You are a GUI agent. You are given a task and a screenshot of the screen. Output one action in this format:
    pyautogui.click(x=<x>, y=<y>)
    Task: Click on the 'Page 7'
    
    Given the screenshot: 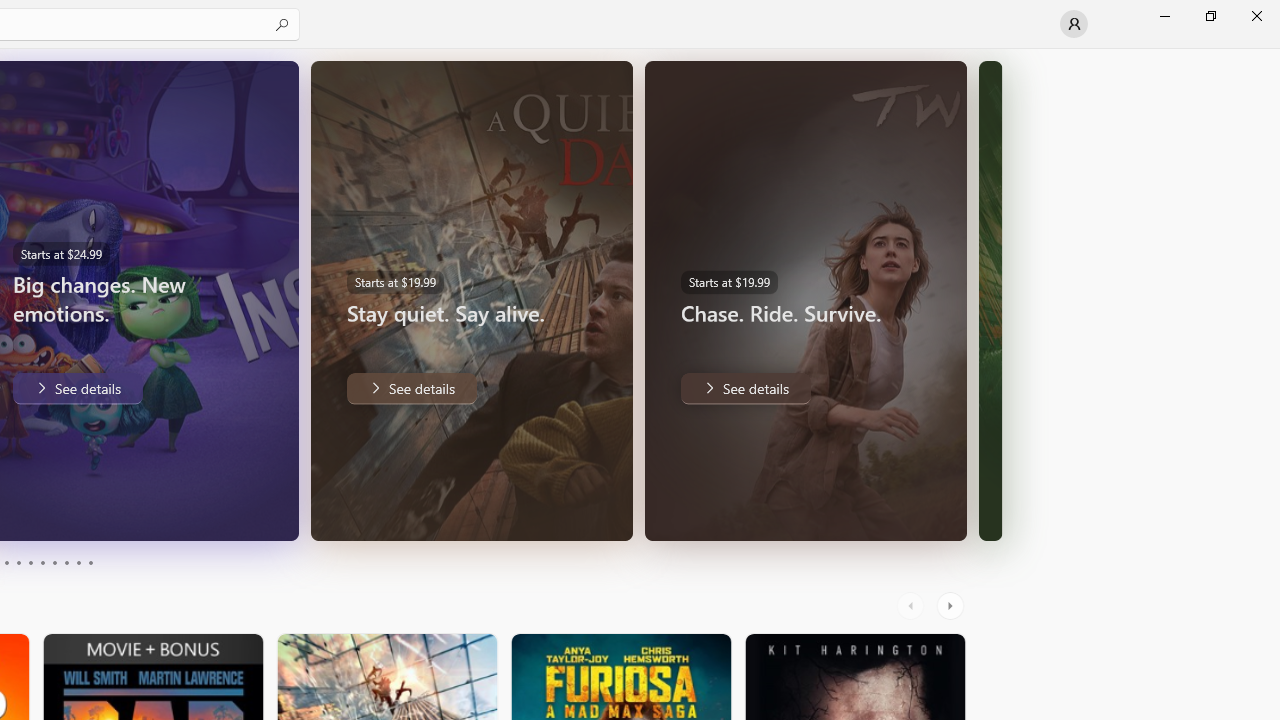 What is the action you would take?
    pyautogui.click(x=54, y=563)
    